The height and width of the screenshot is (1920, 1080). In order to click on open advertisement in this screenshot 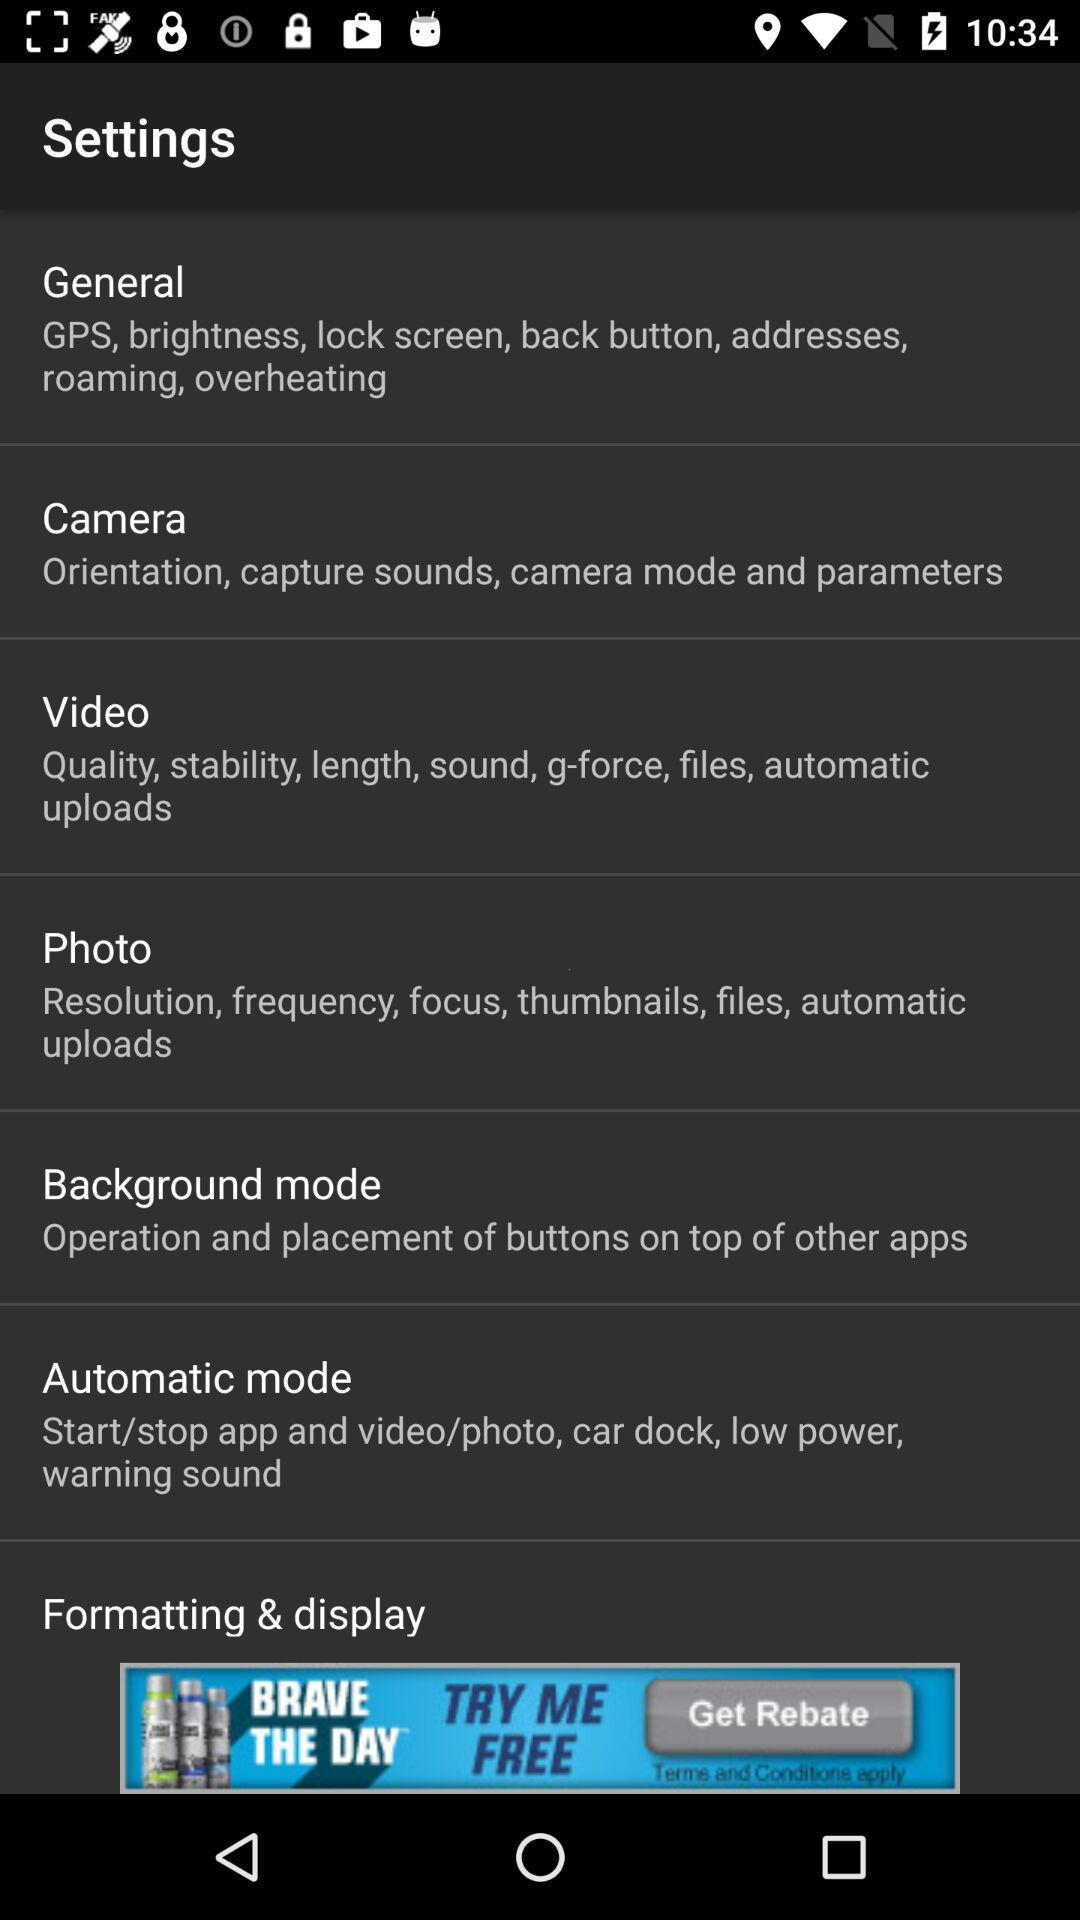, I will do `click(540, 1727)`.